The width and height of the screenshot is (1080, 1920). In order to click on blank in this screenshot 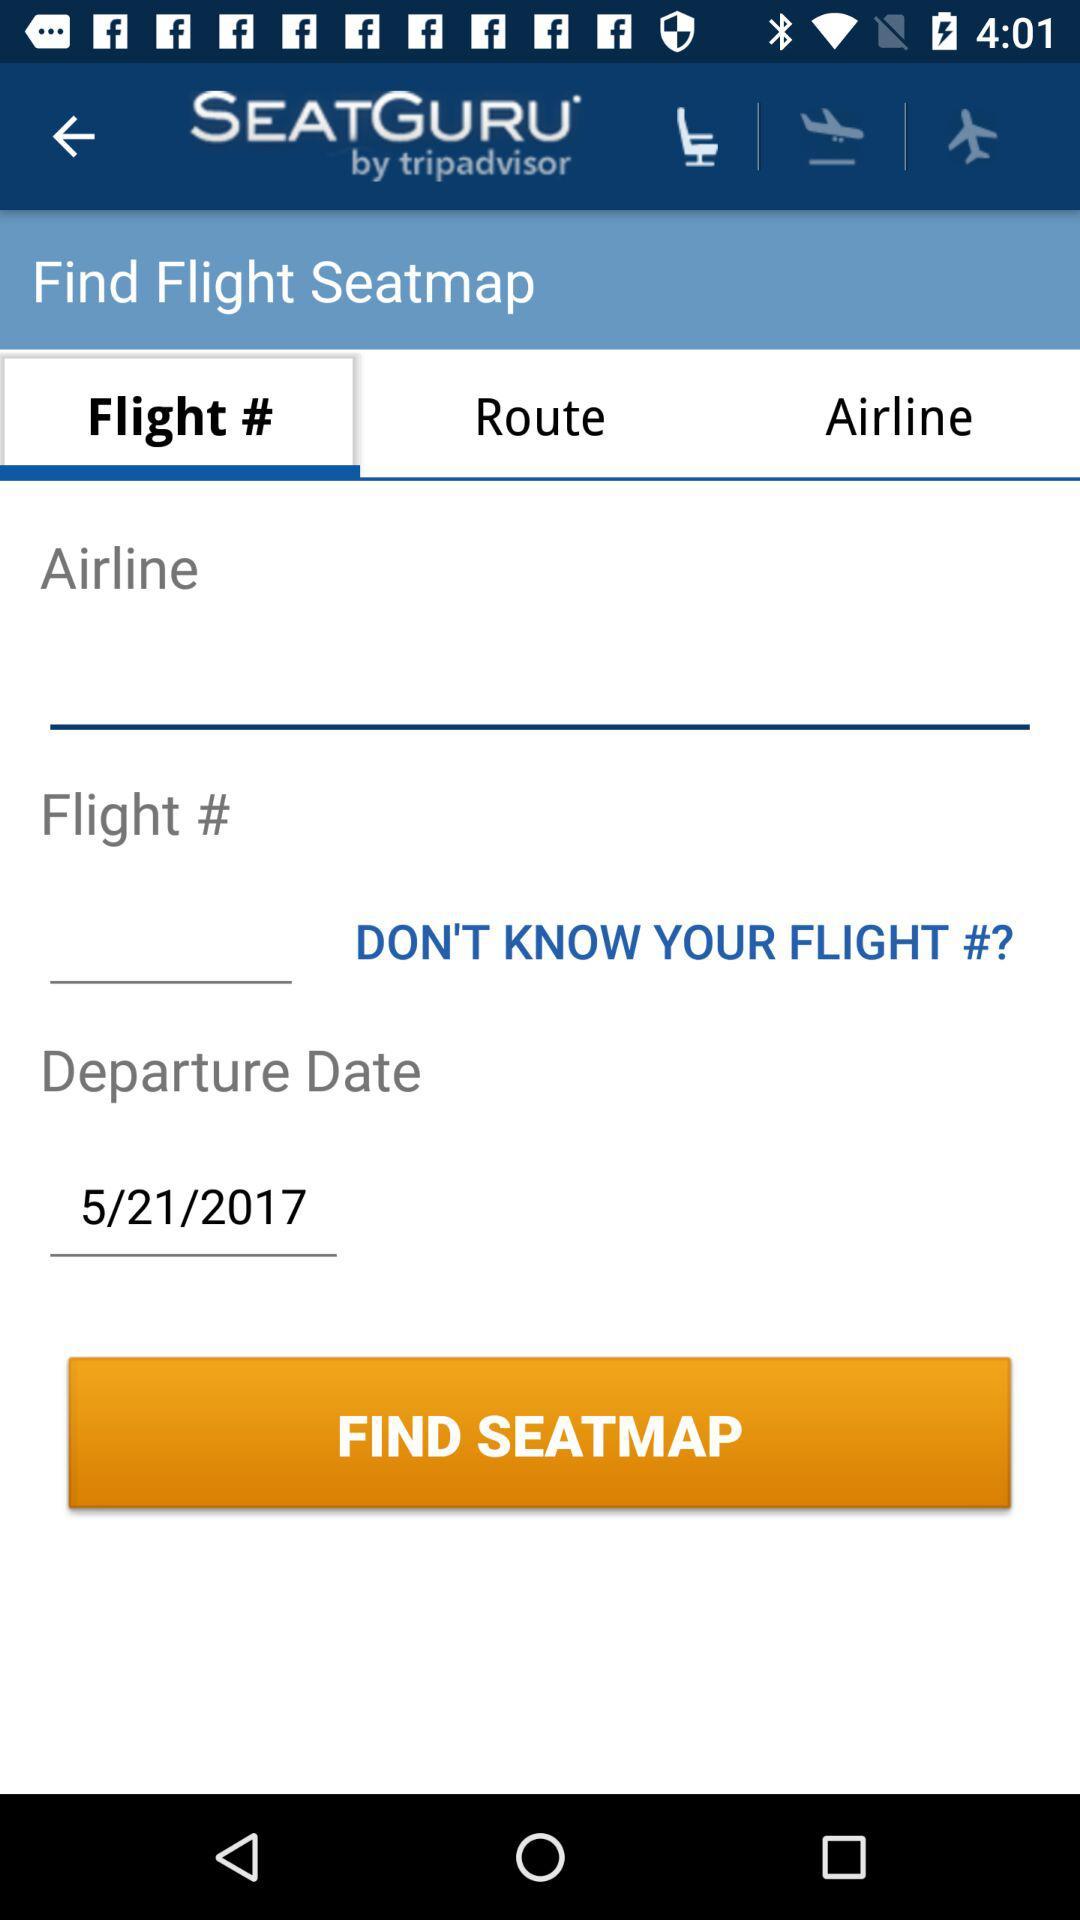, I will do `click(169, 939)`.